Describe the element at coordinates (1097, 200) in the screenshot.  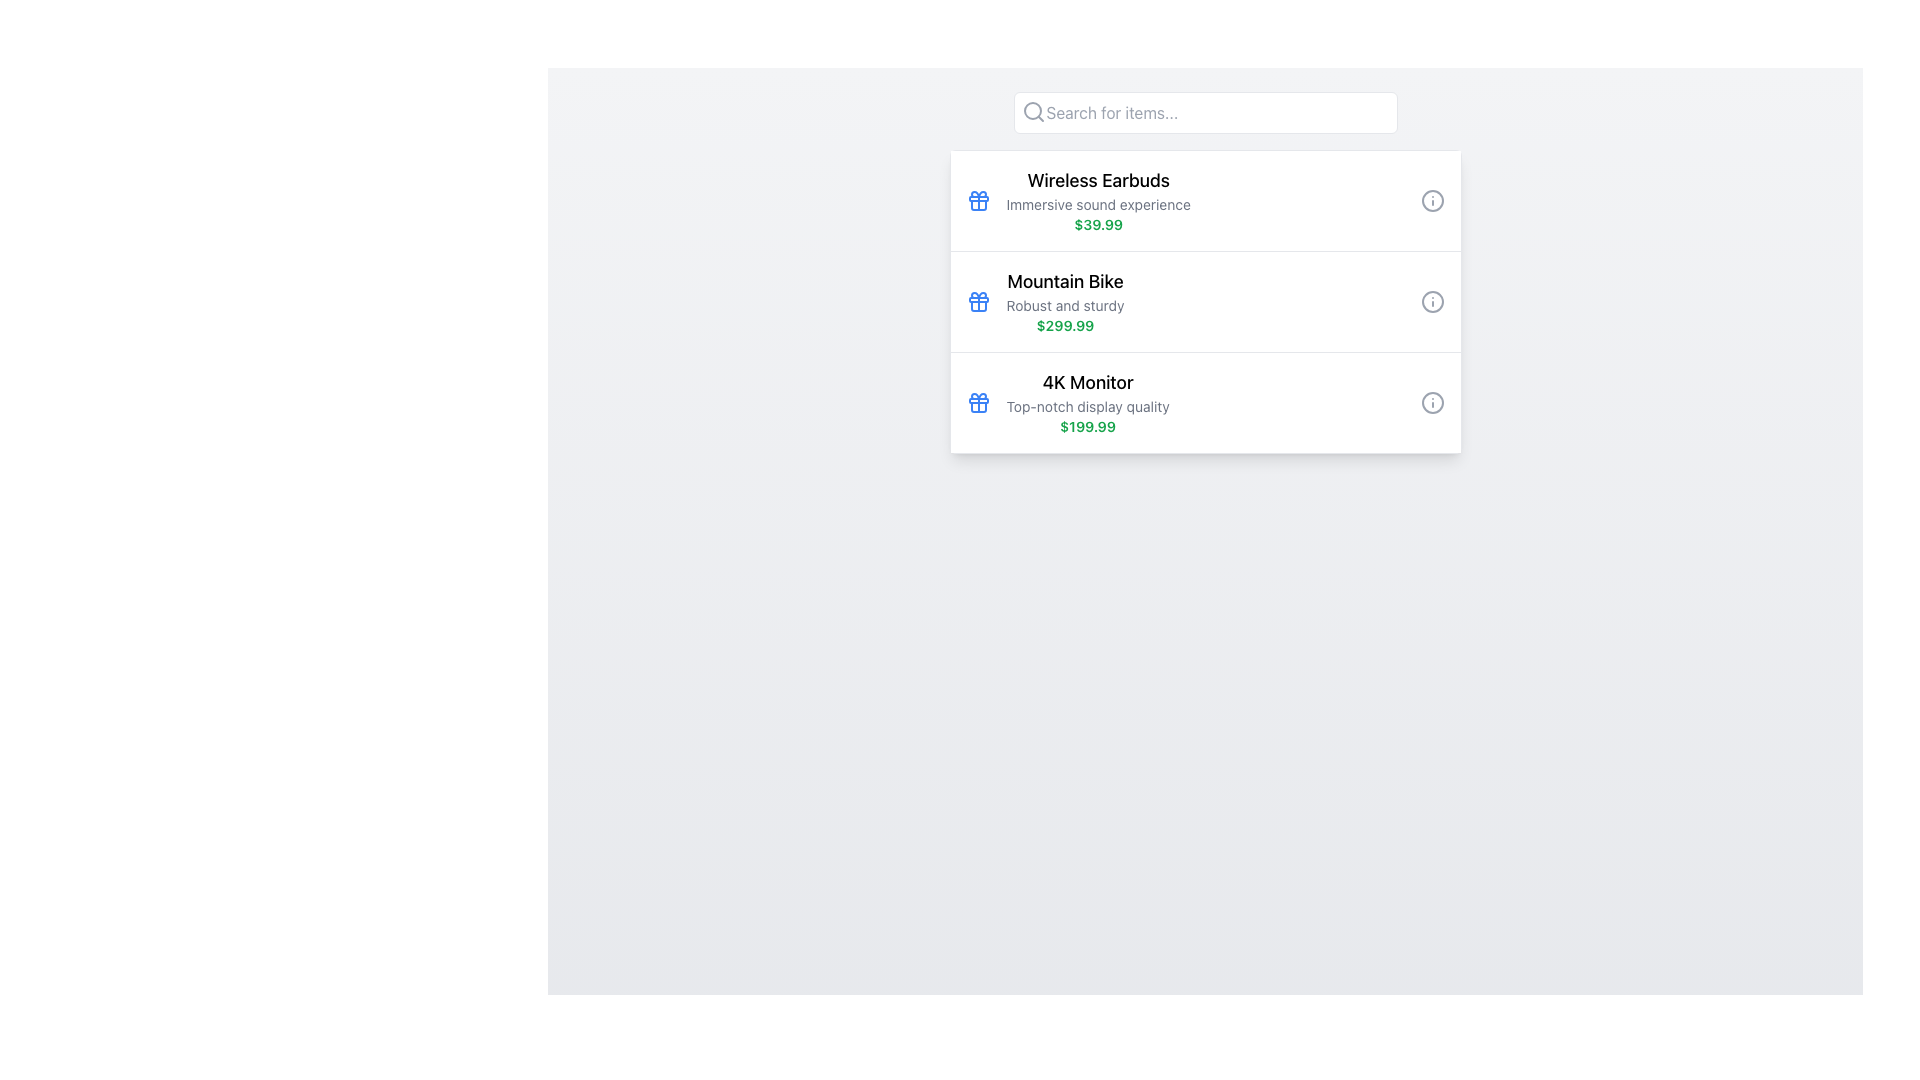
I see `the text element displaying 'Wireless Earbuds'` at that location.